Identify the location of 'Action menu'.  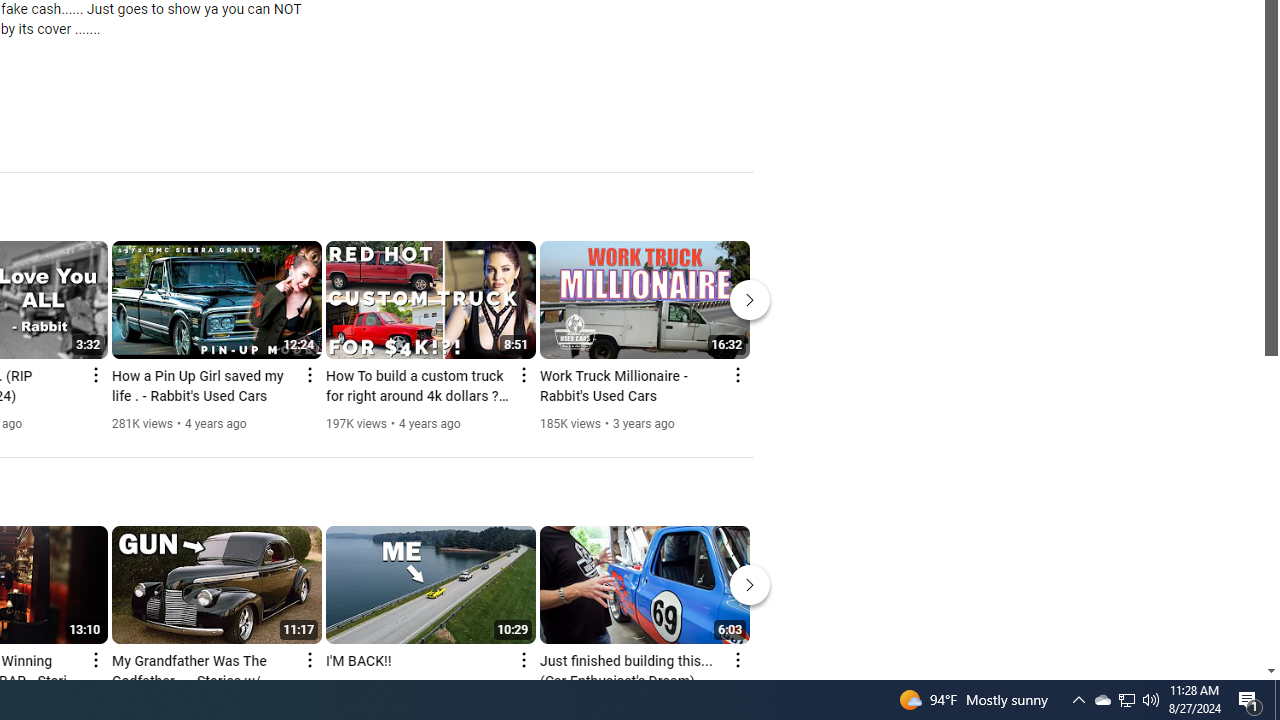
(736, 659).